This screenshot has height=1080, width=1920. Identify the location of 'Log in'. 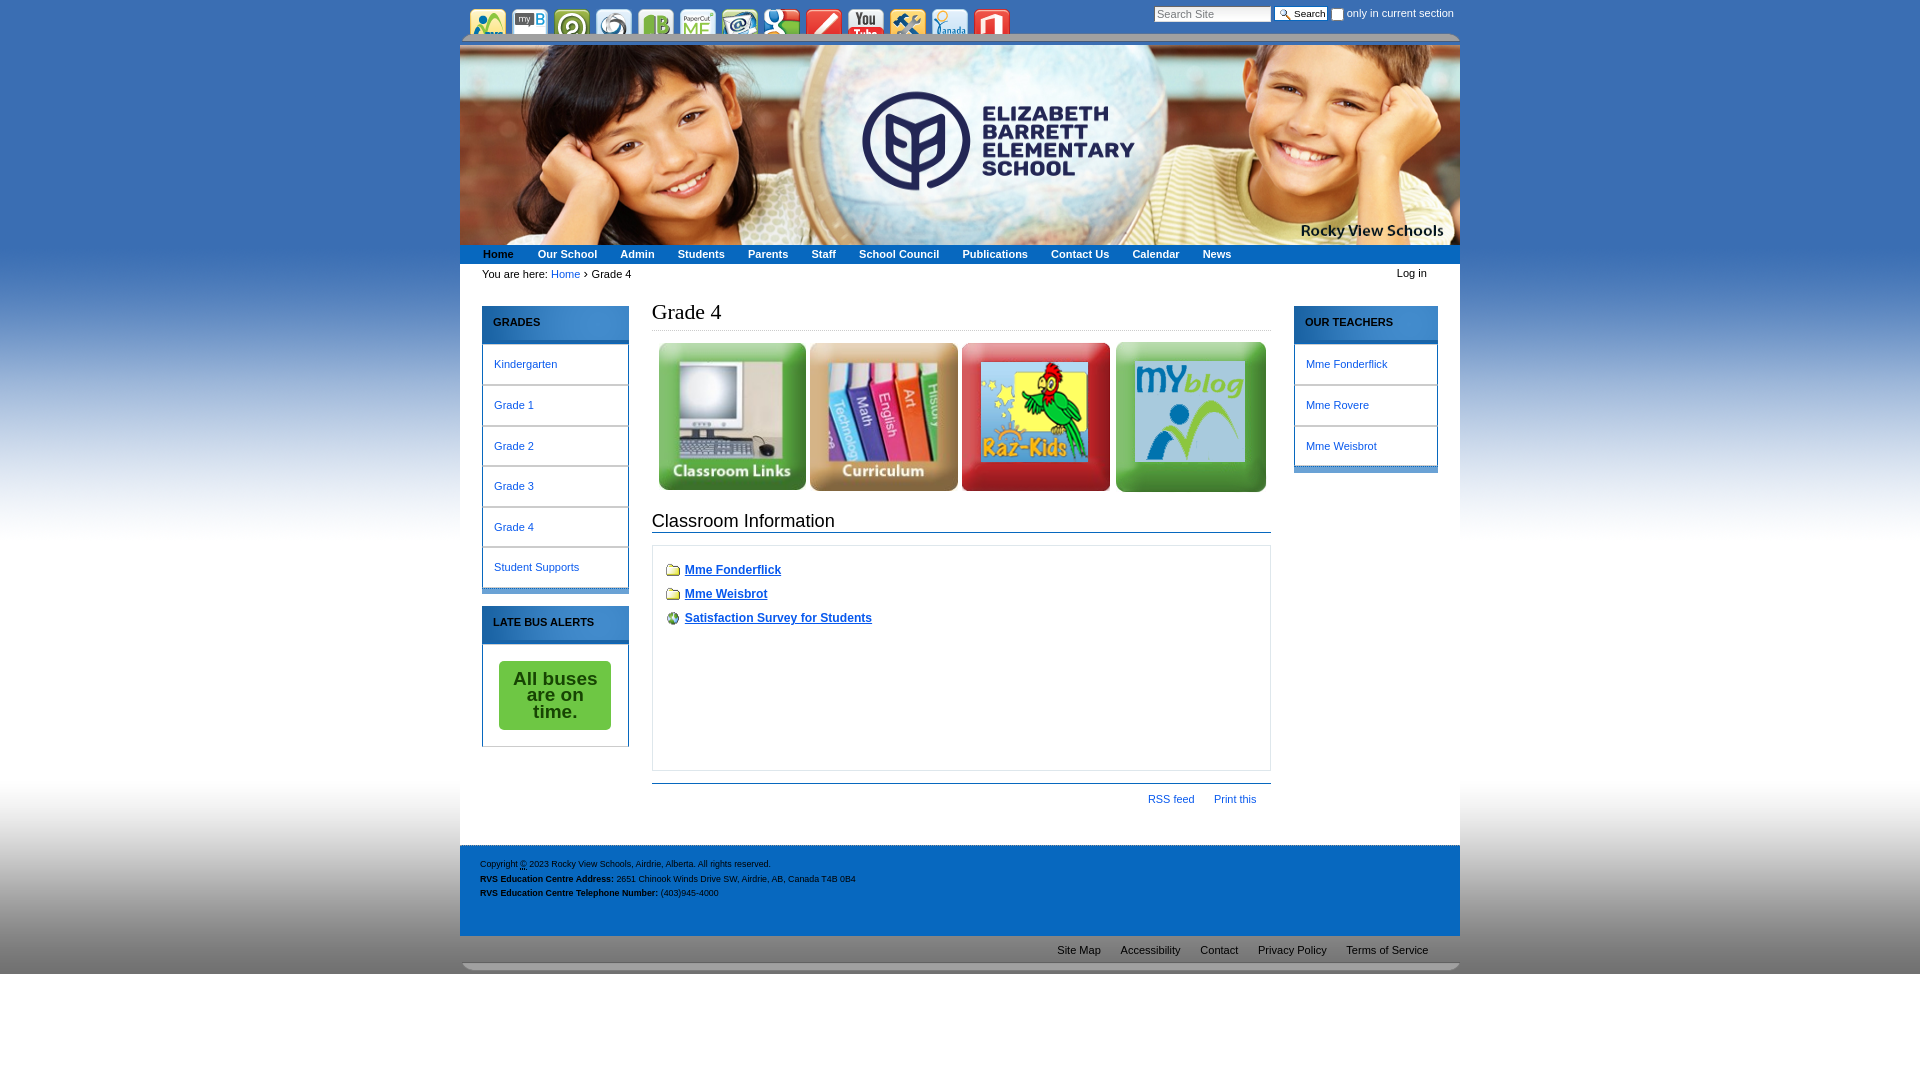
(1410, 273).